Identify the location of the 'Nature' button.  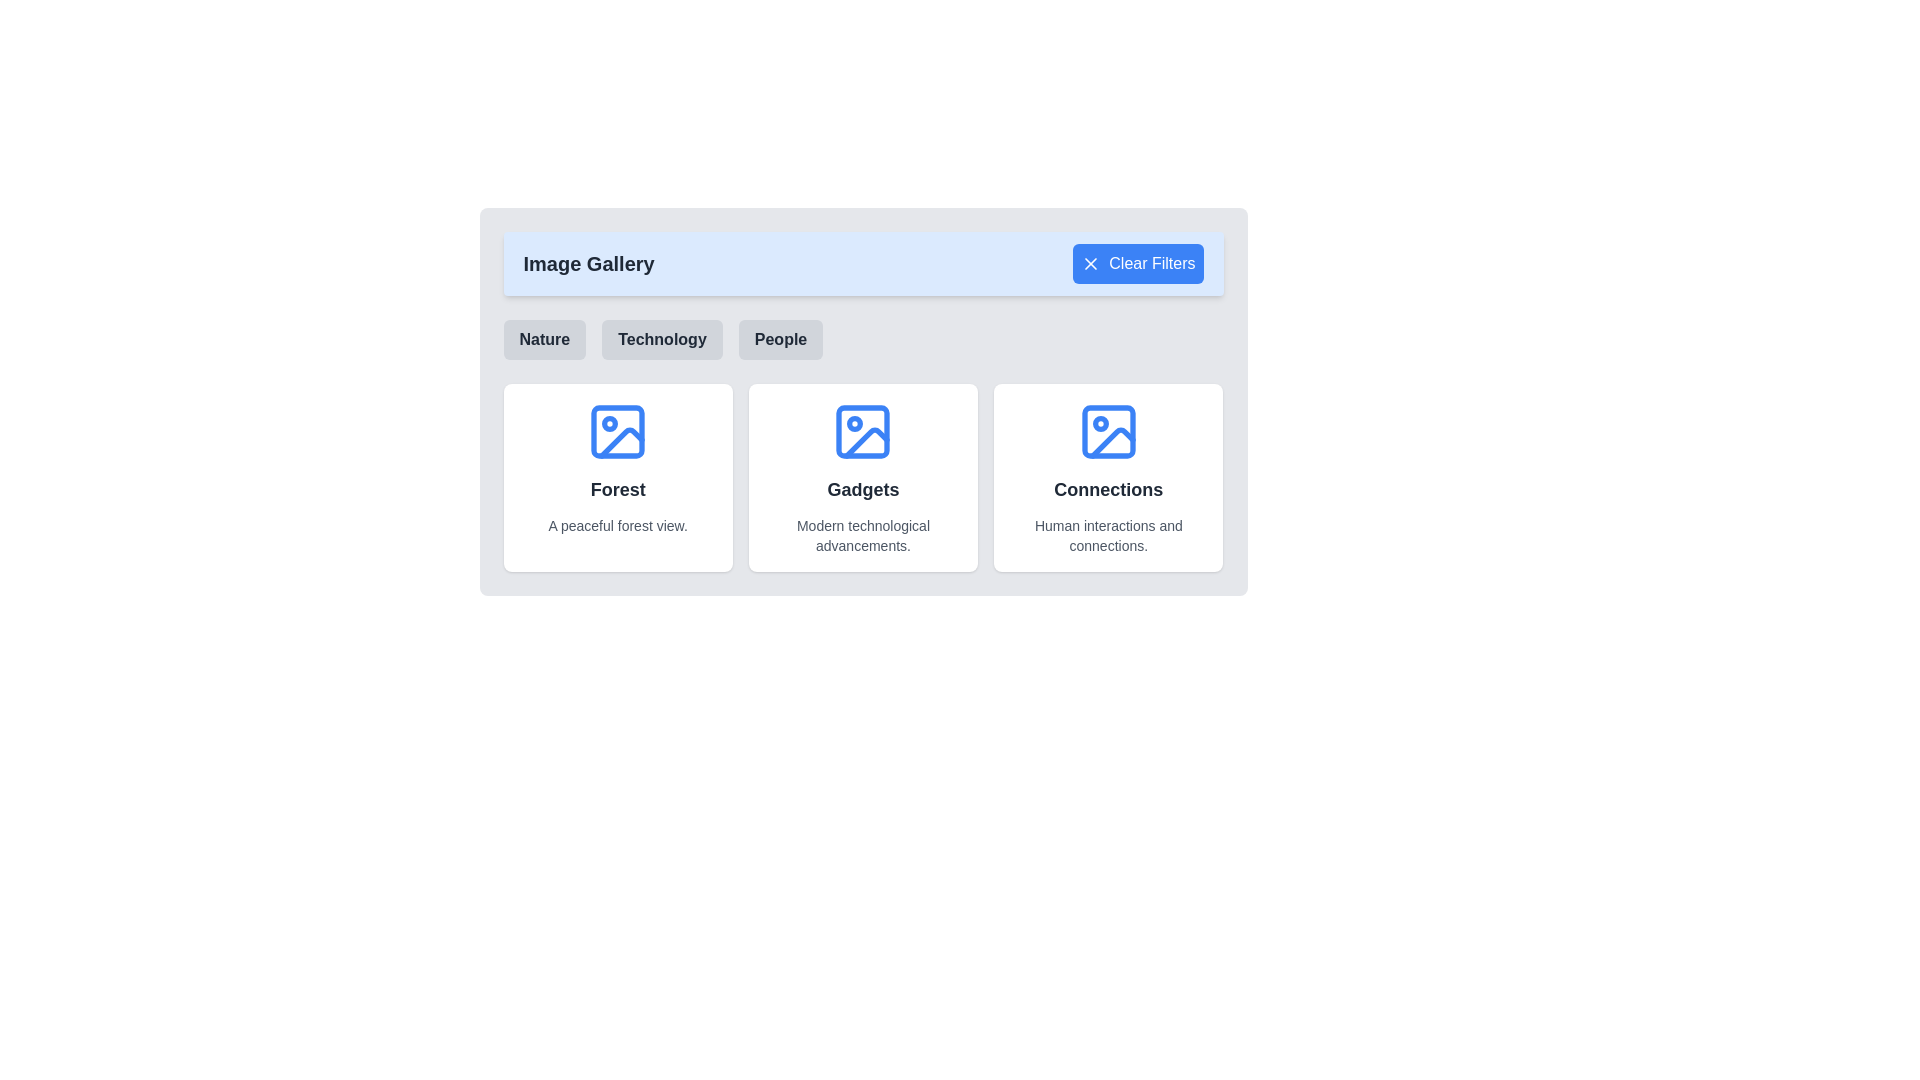
(544, 338).